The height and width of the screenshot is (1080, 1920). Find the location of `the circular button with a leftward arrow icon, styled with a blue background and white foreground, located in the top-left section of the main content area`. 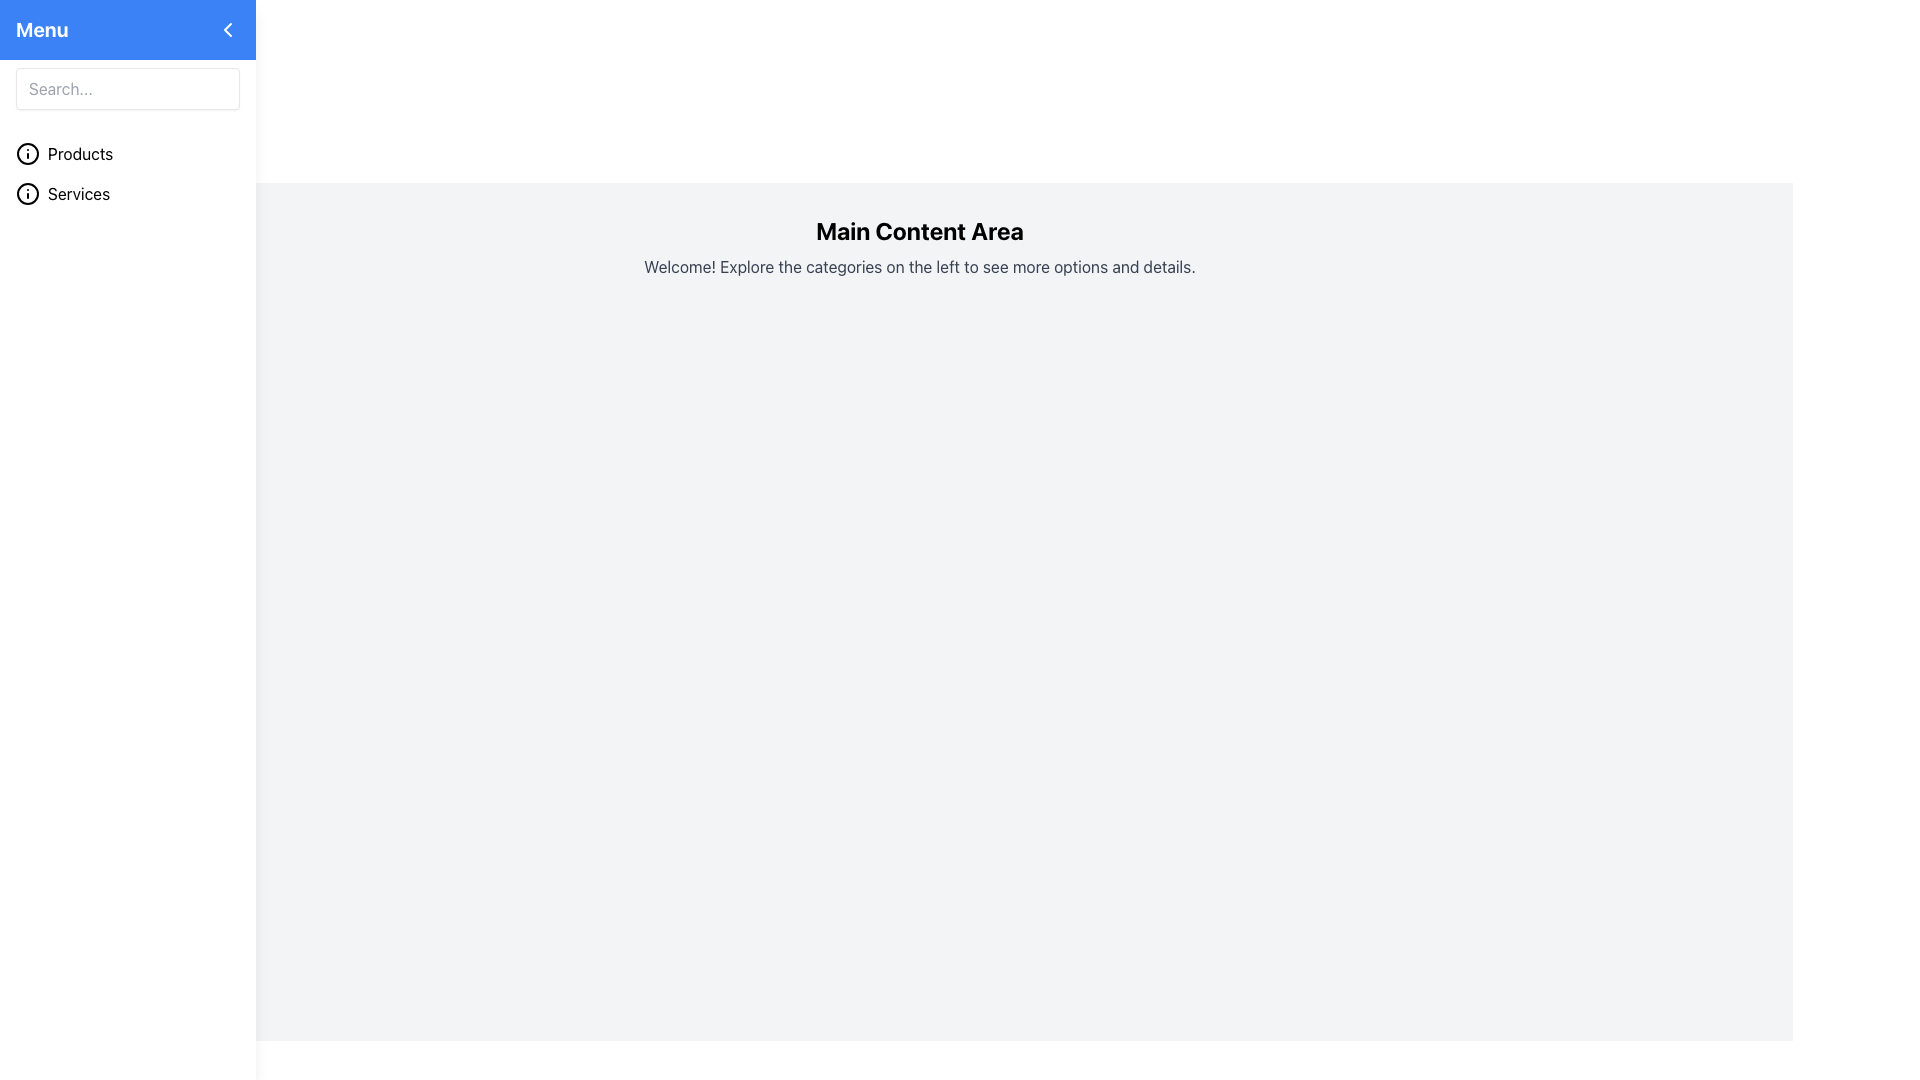

the circular button with a leftward arrow icon, styled with a blue background and white foreground, located in the top-left section of the main content area is located at coordinates (58, 195).